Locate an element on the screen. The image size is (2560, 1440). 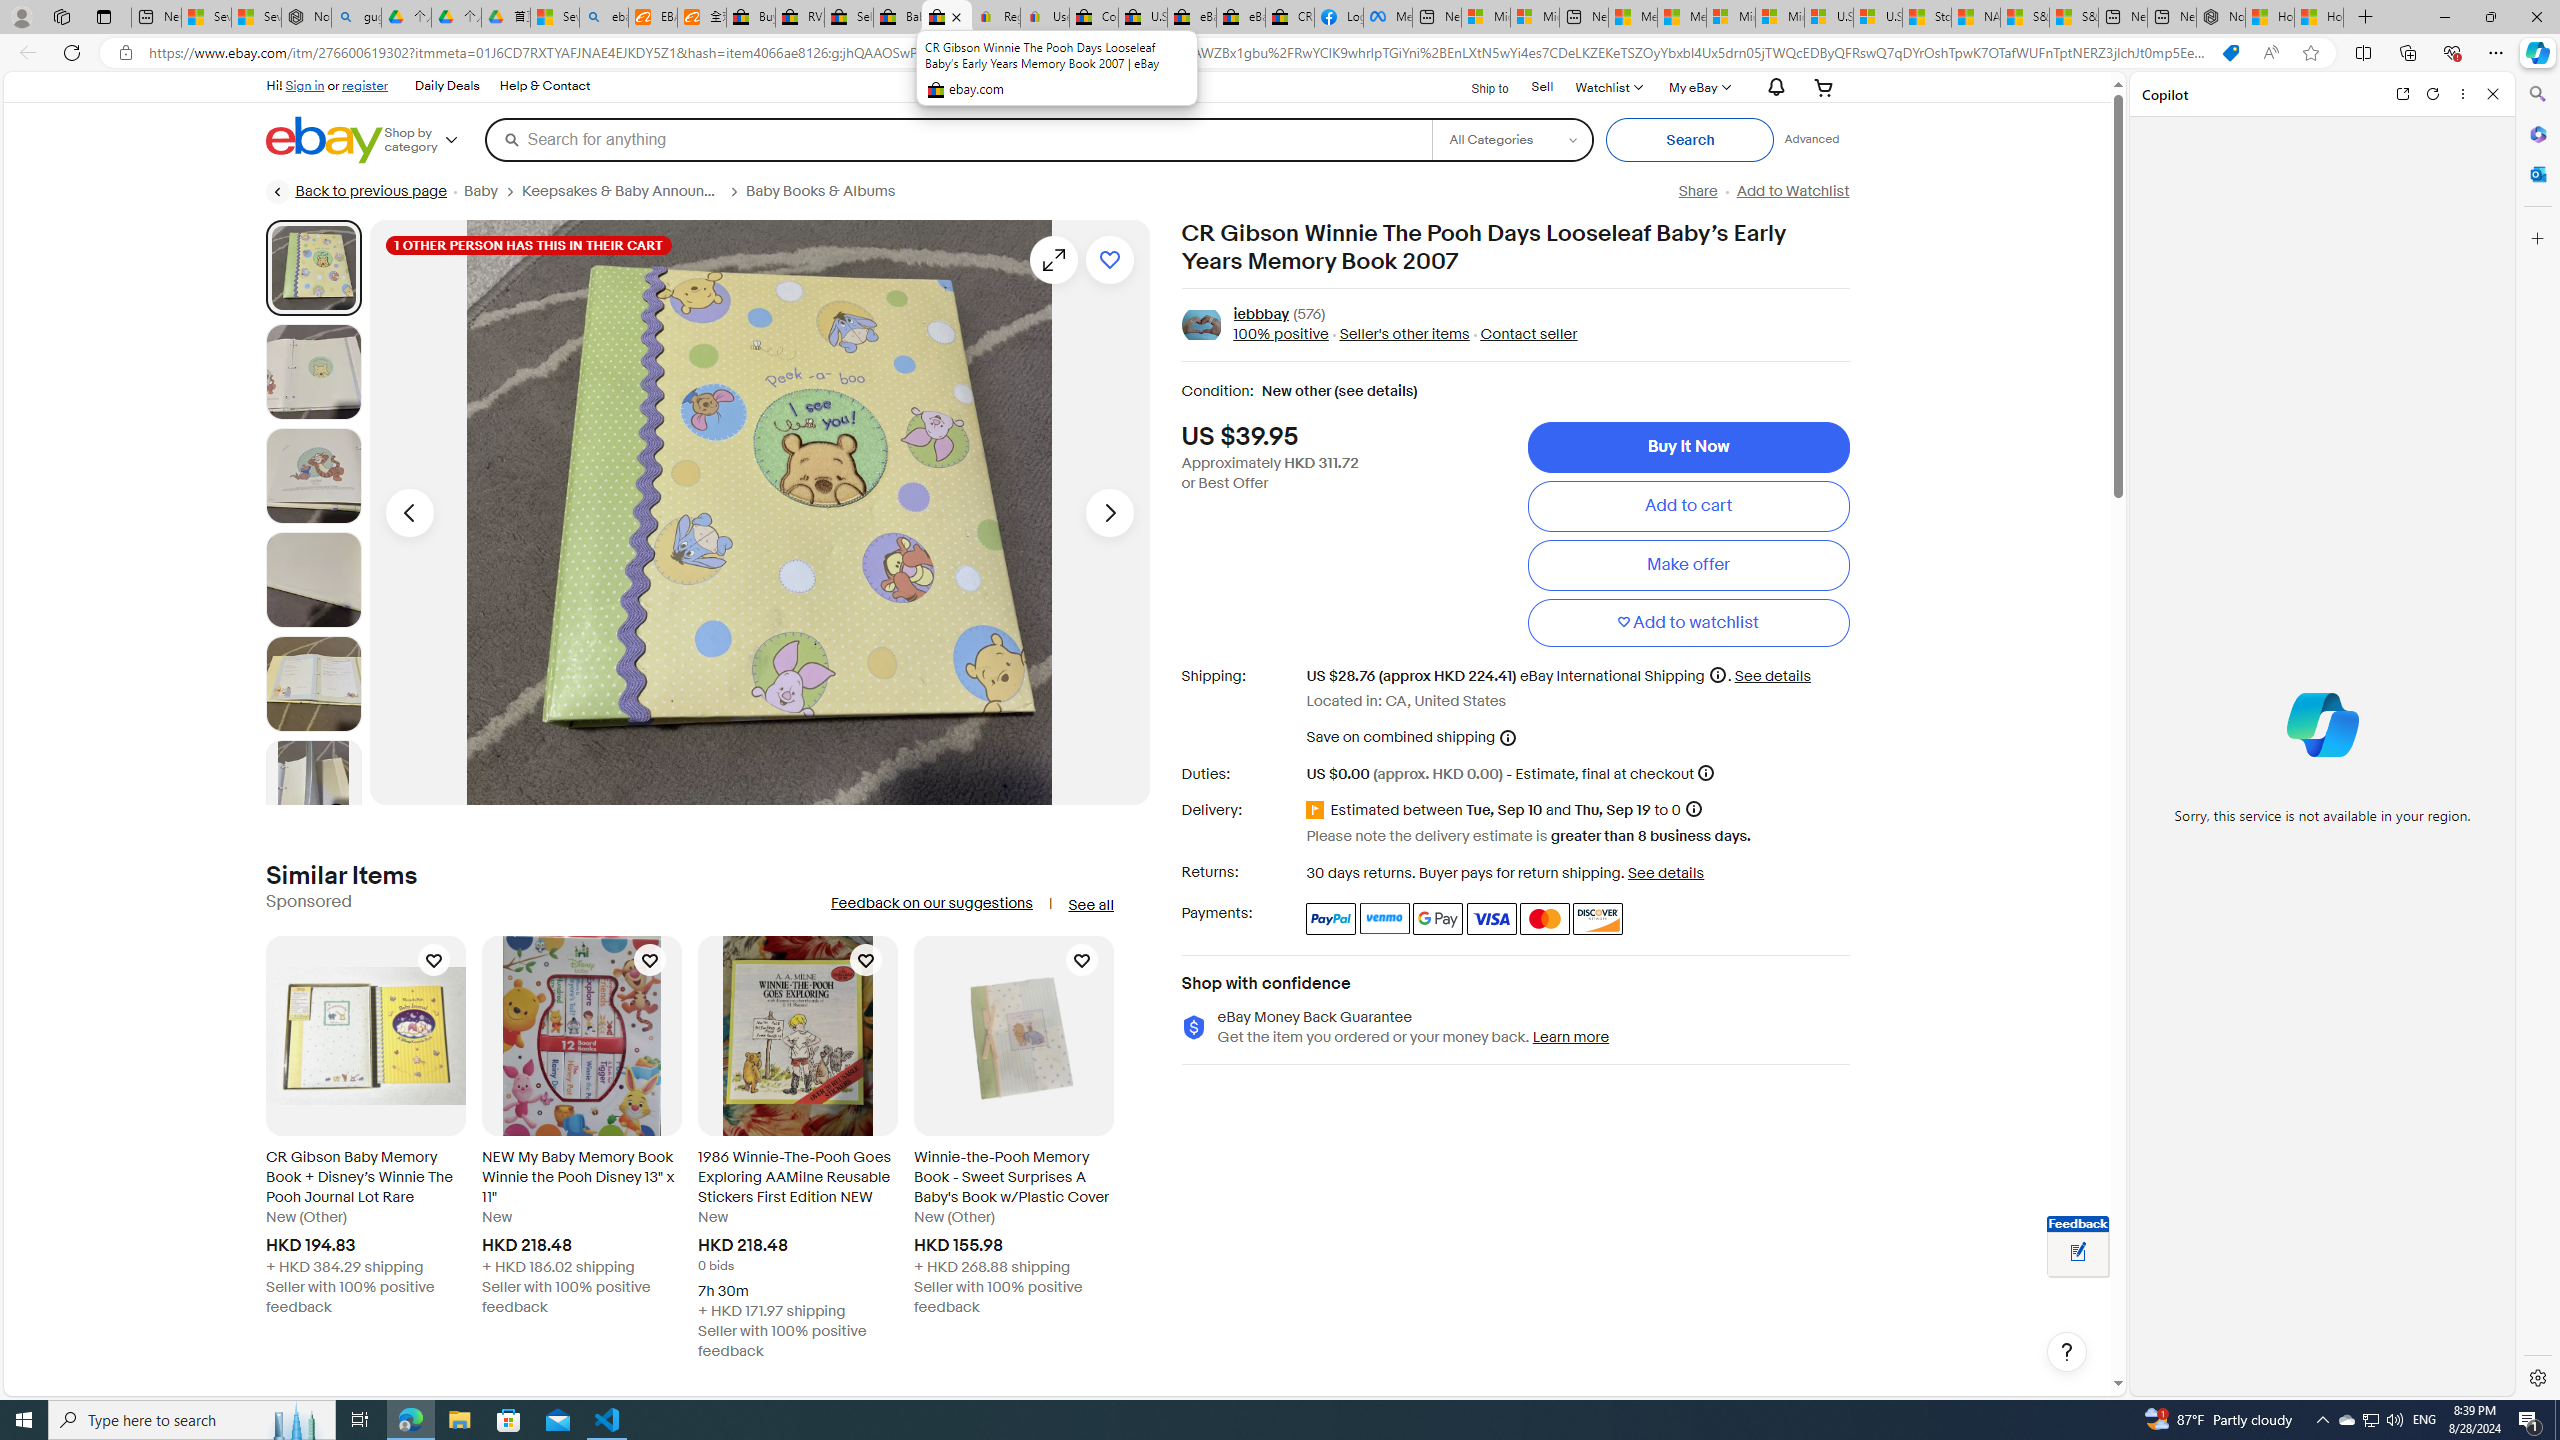
'Back to previous page' is located at coordinates (356, 191).